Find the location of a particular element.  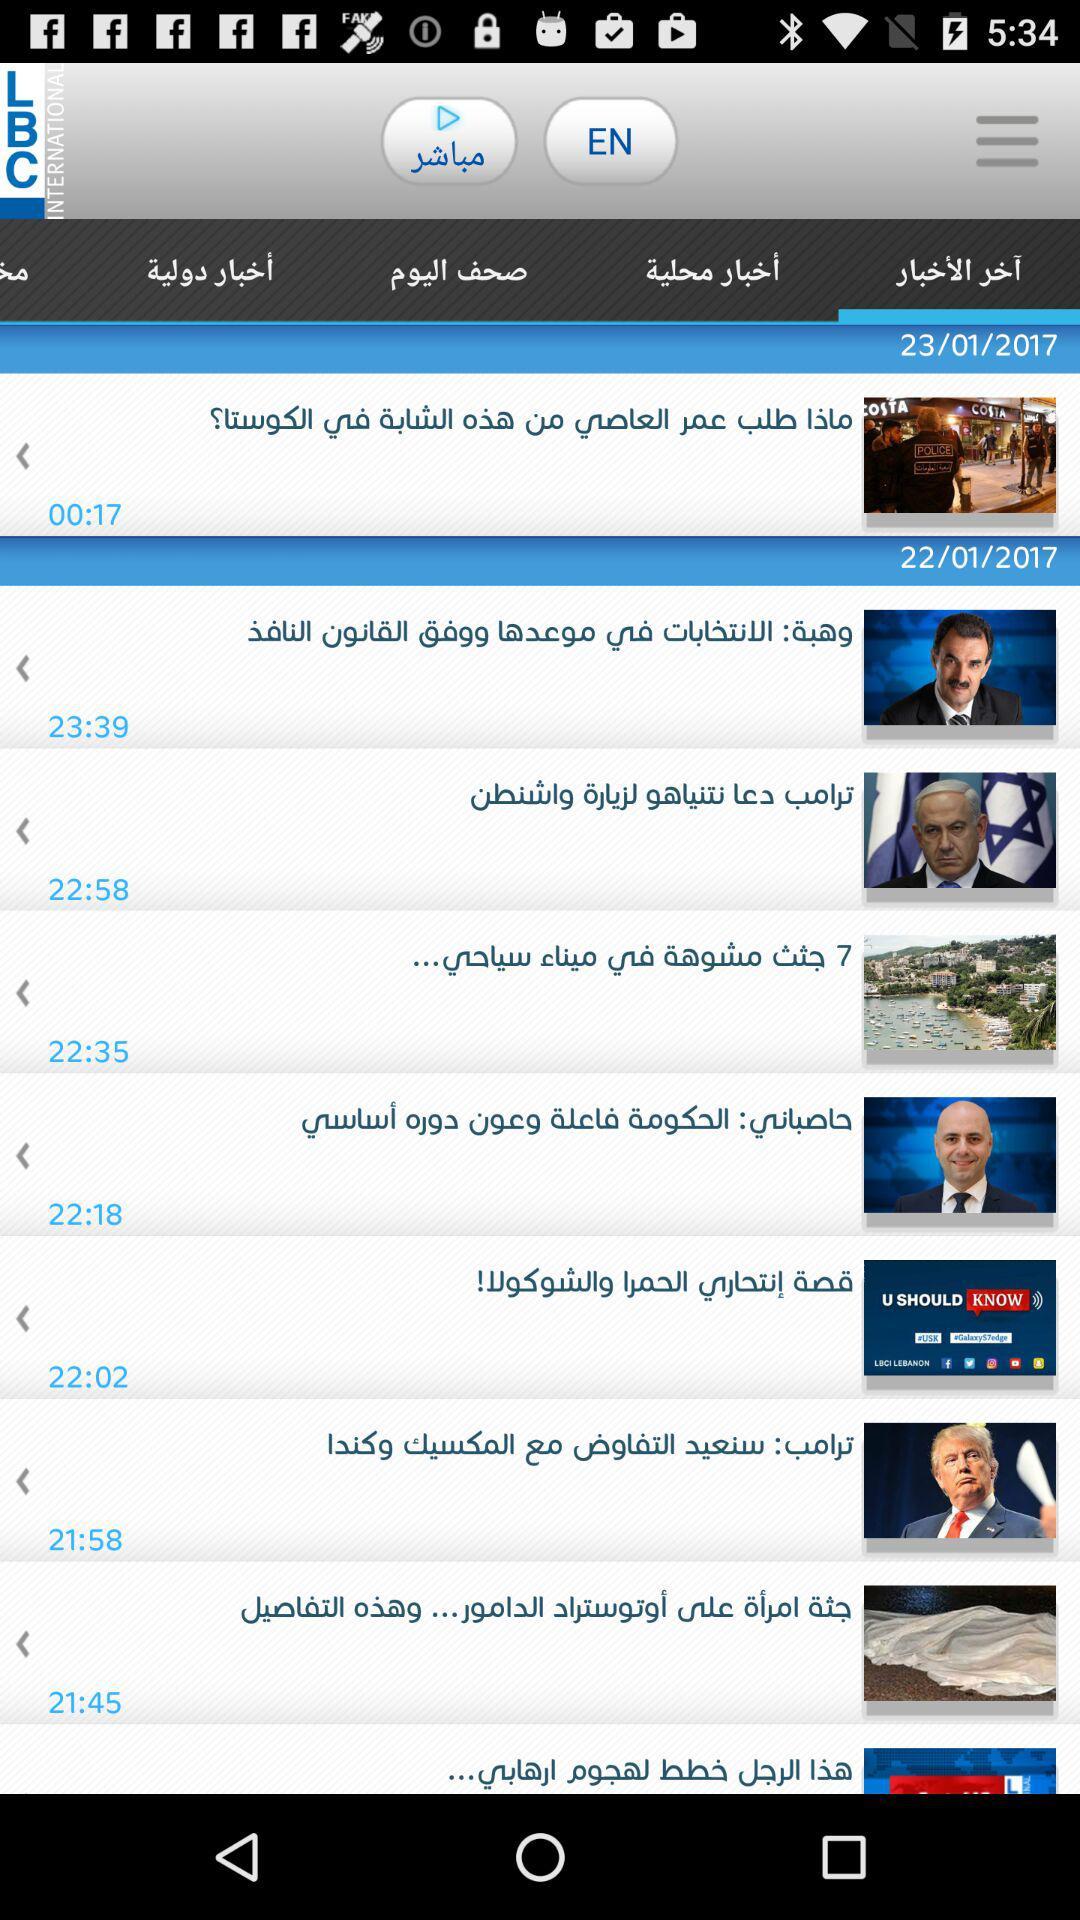

the app above 23/01/2017 is located at coordinates (459, 270).